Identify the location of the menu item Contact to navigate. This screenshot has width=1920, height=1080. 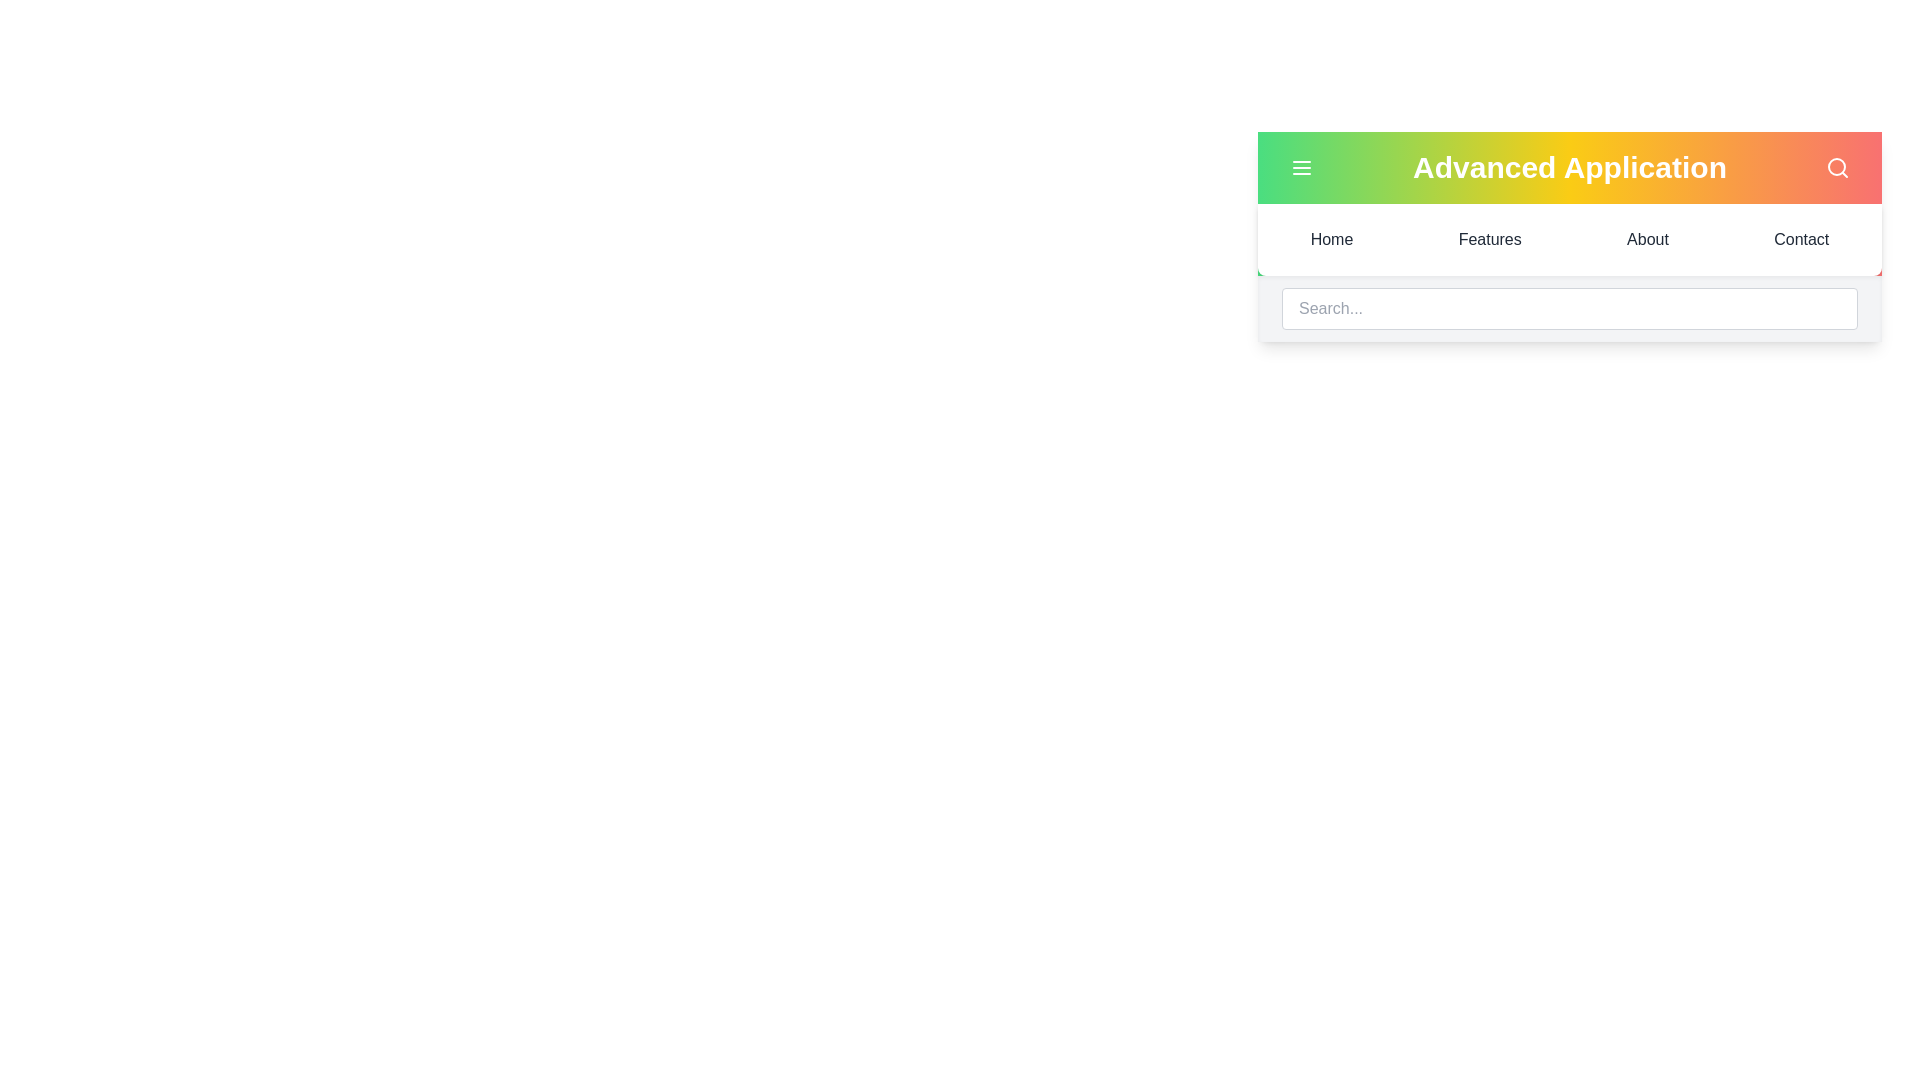
(1801, 238).